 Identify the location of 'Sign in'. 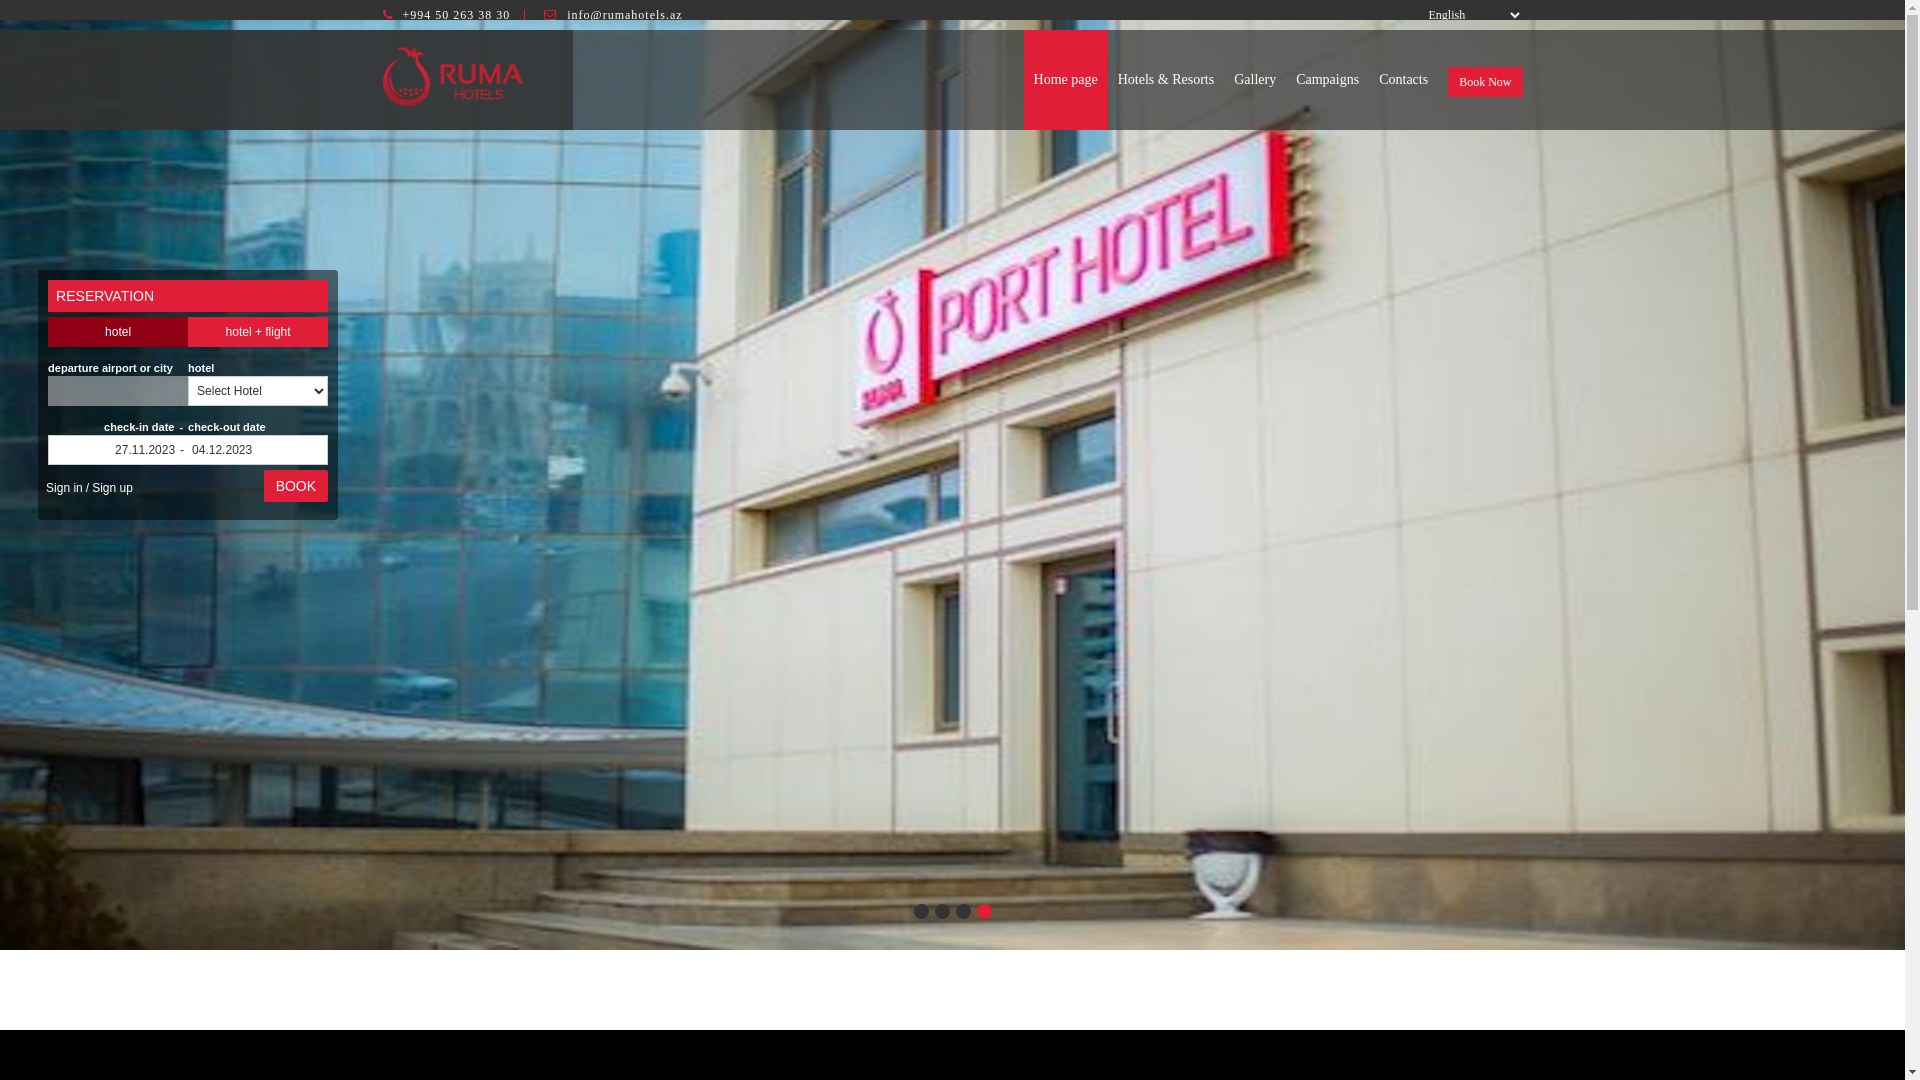
(64, 488).